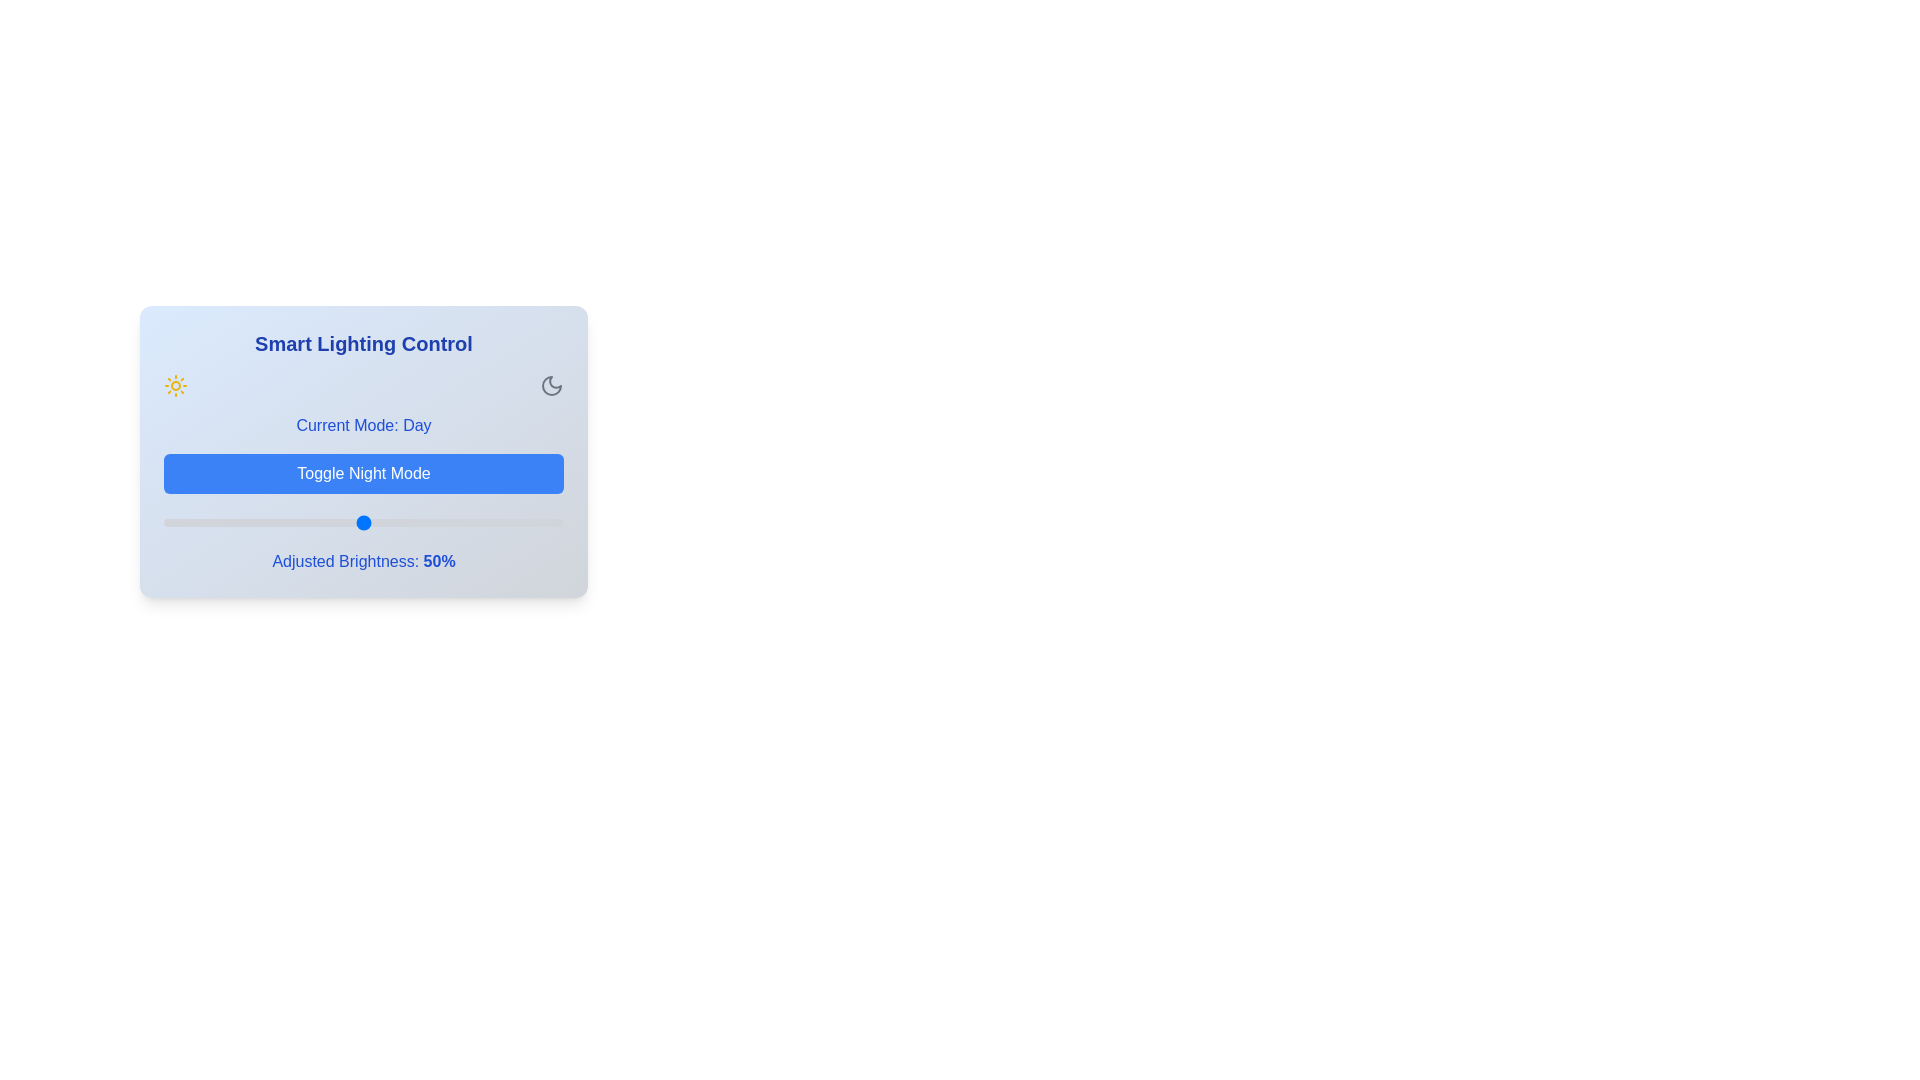 The height and width of the screenshot is (1080, 1920). What do you see at coordinates (375, 522) in the screenshot?
I see `the brightness level` at bounding box center [375, 522].